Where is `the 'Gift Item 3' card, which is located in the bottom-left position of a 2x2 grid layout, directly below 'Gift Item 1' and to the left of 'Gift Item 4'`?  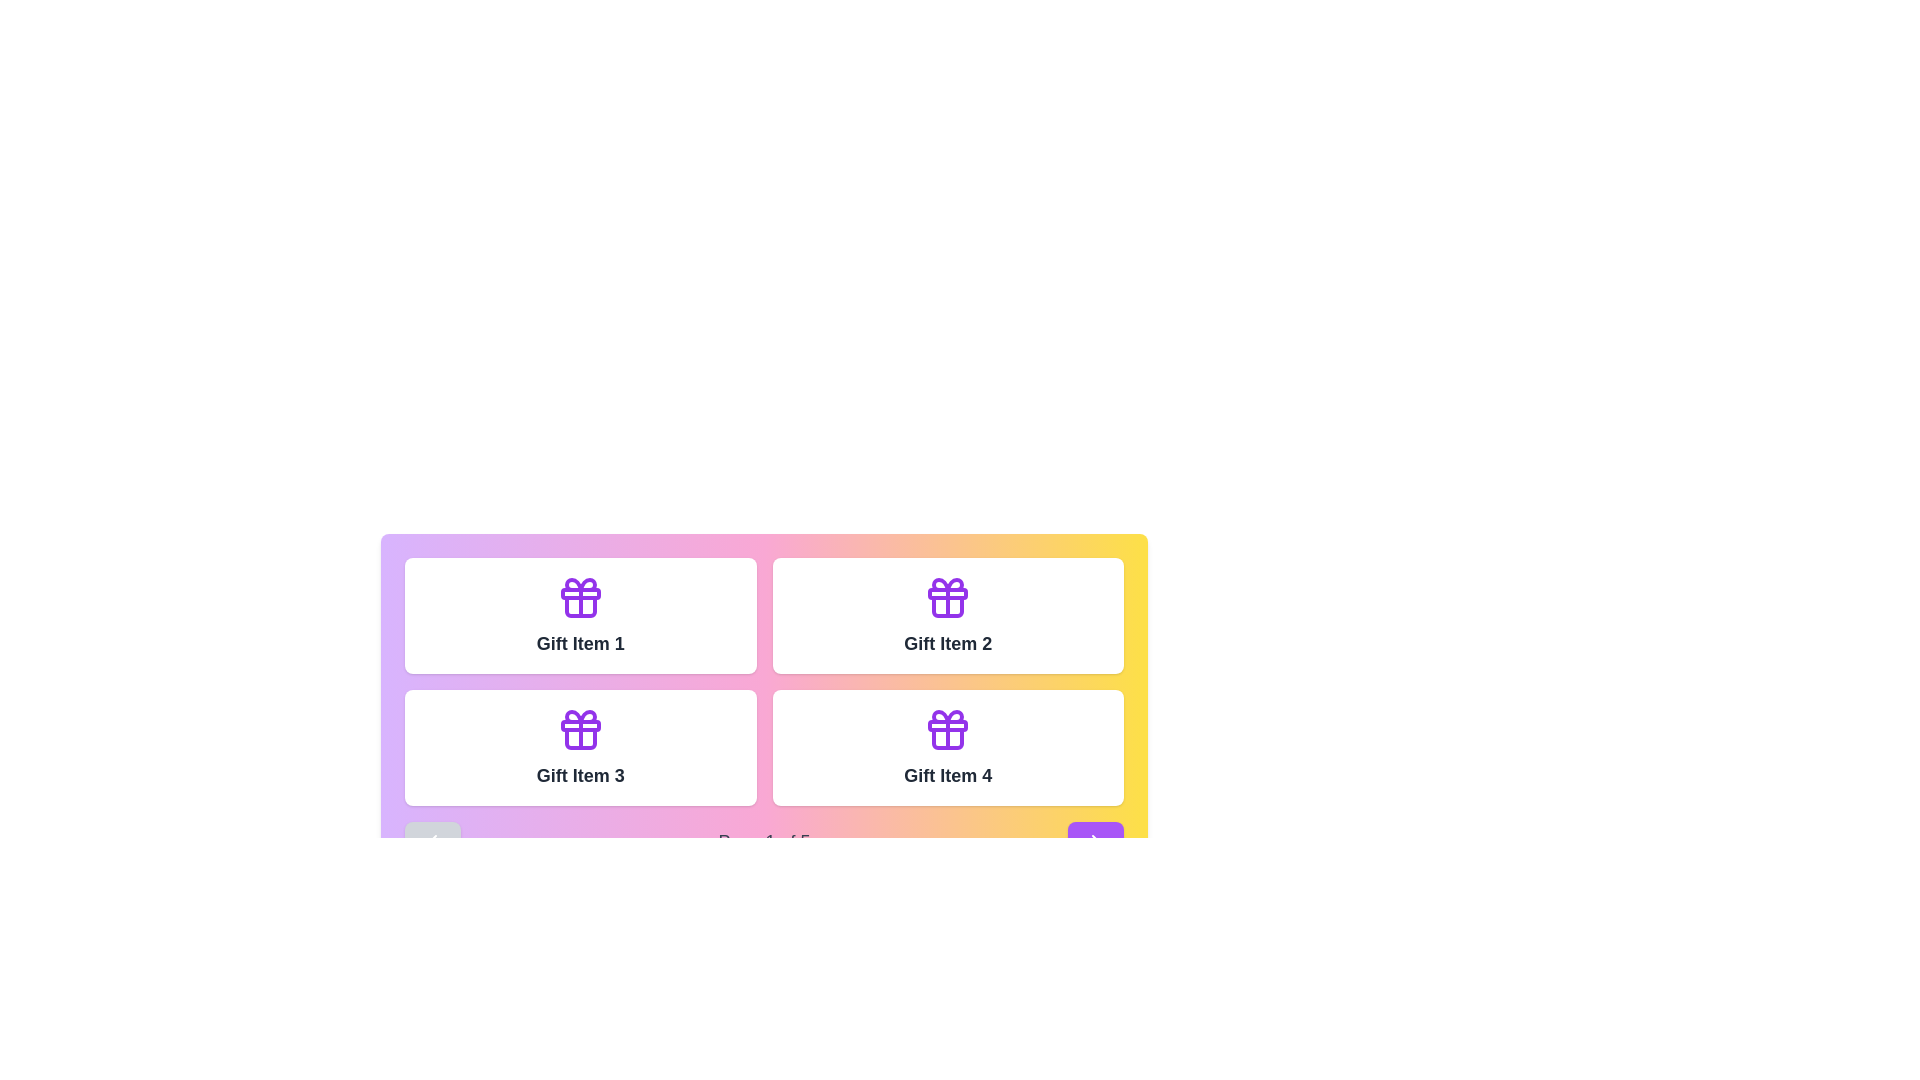 the 'Gift Item 3' card, which is located in the bottom-left position of a 2x2 grid layout, directly below 'Gift Item 1' and to the left of 'Gift Item 4' is located at coordinates (579, 748).